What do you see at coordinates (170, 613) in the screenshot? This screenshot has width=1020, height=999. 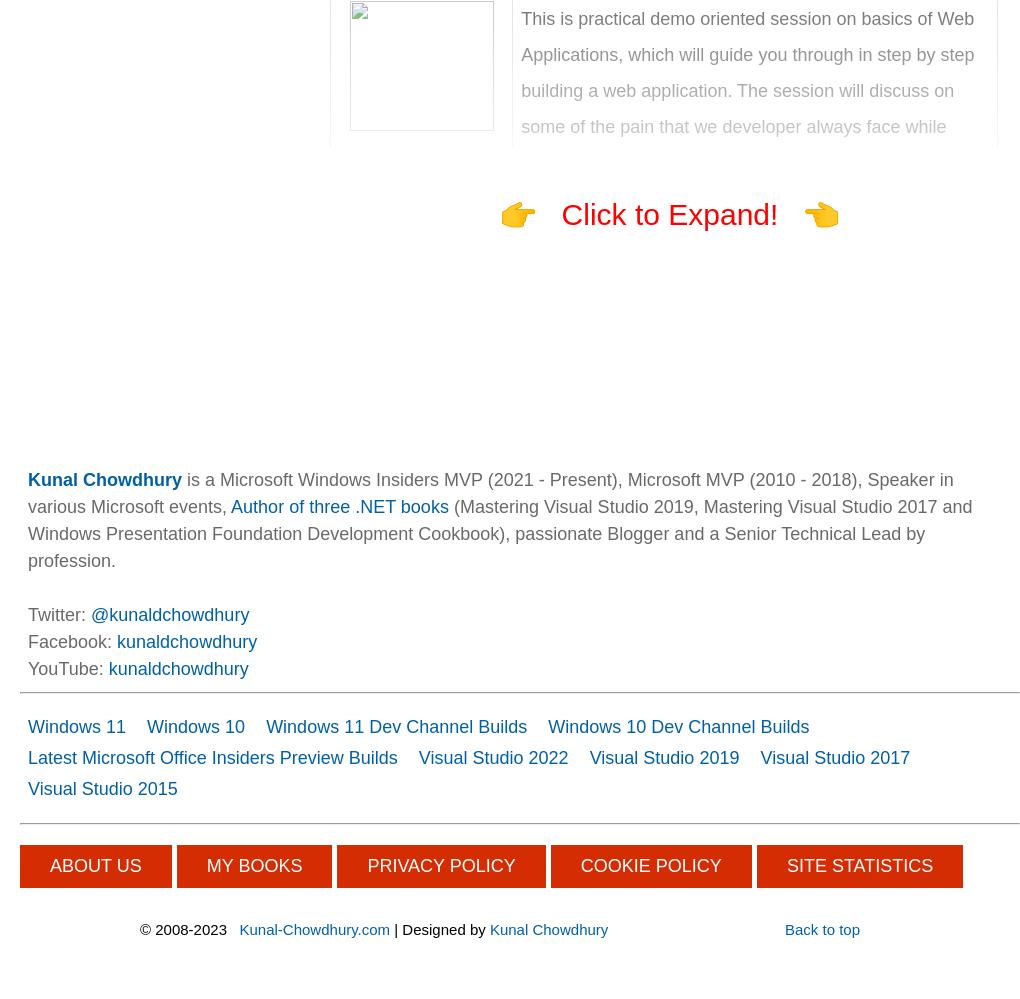 I see `'@kunaldchowdhury'` at bounding box center [170, 613].